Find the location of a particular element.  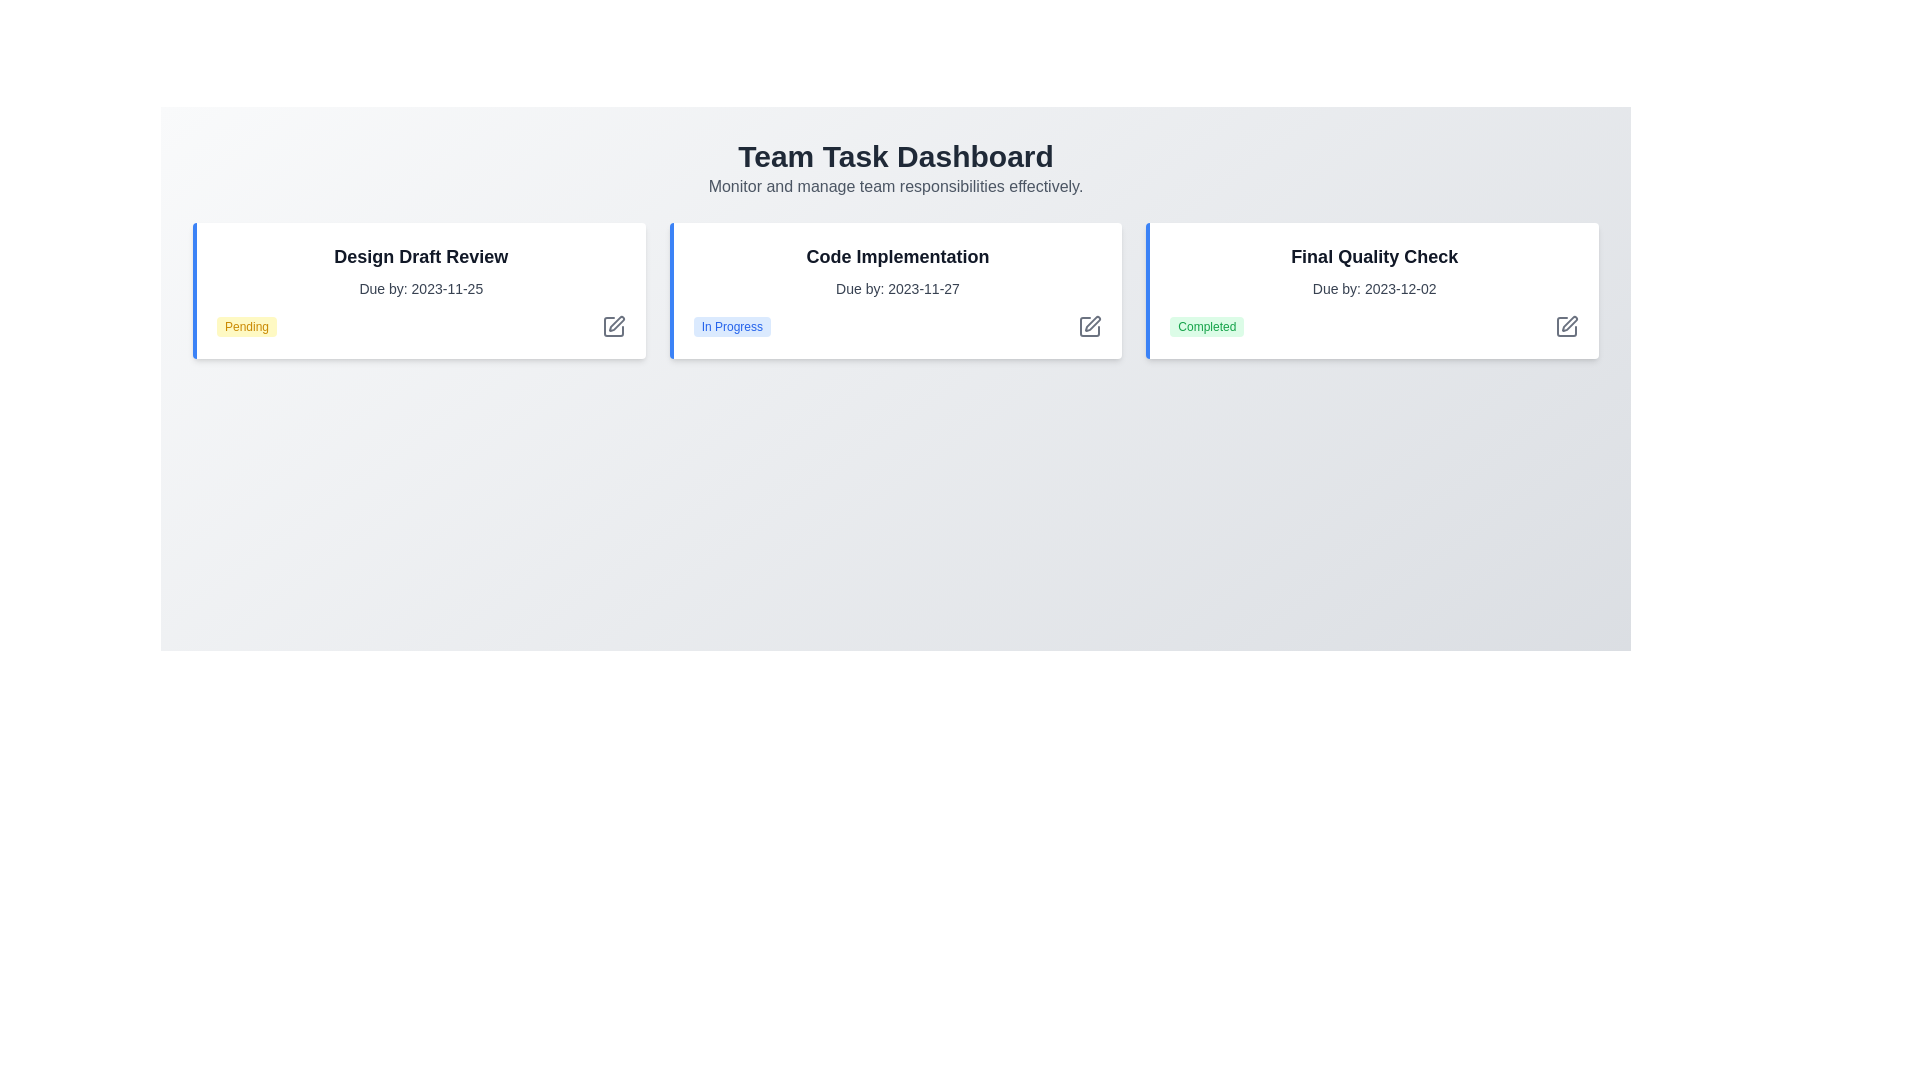

the Icon button located at the top right corner of the 'Final Quality Check' card is located at coordinates (1565, 326).